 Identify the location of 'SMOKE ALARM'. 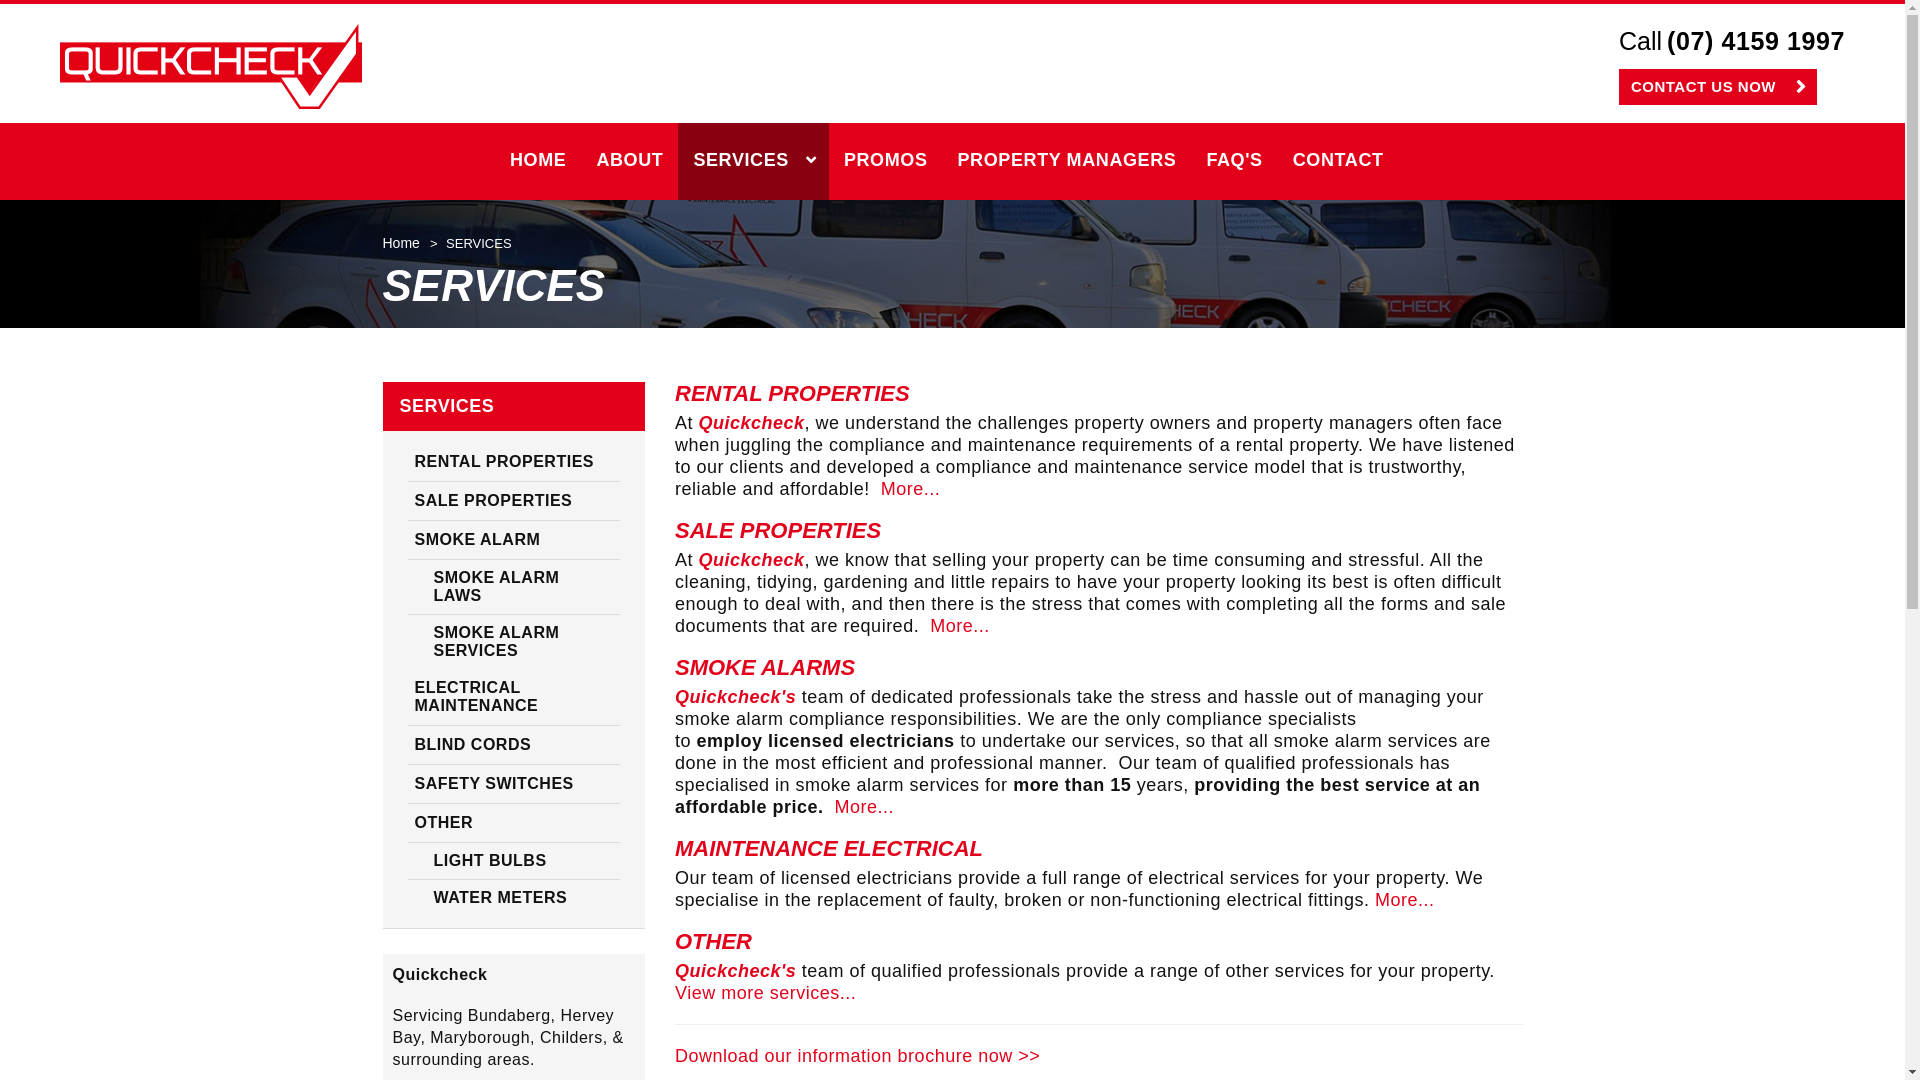
(514, 540).